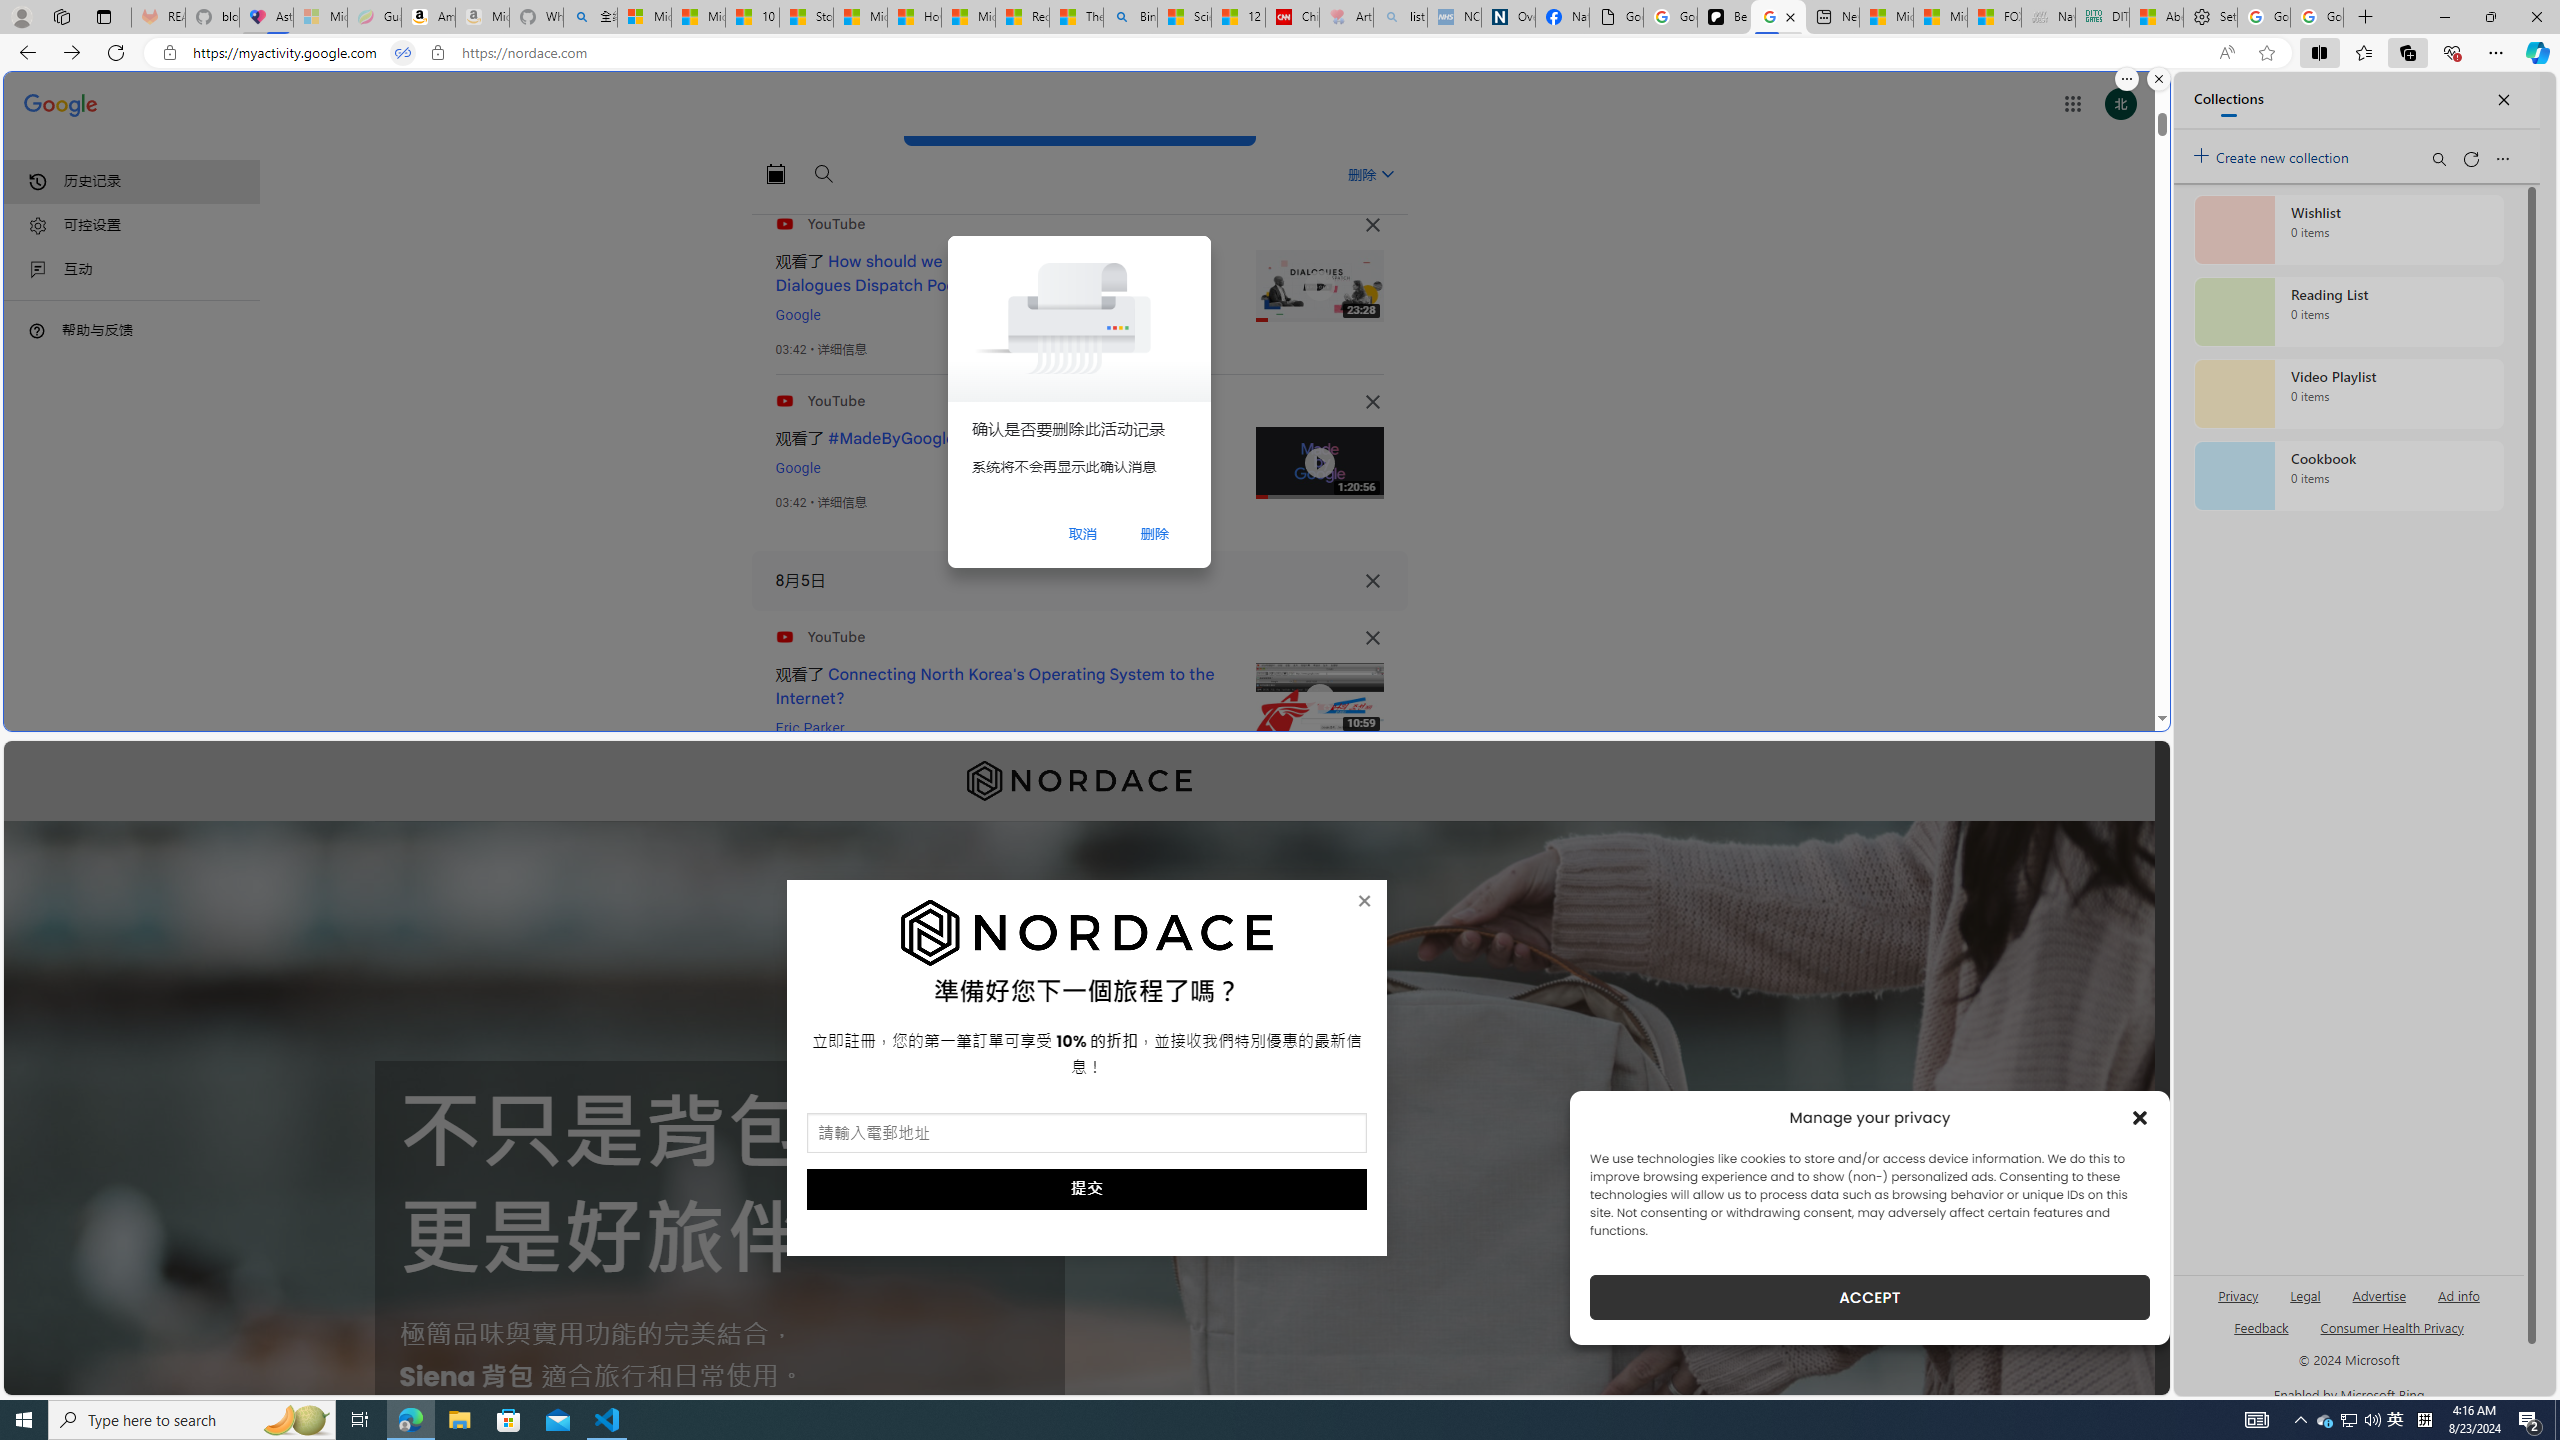 The height and width of the screenshot is (1440, 2560). Describe the element at coordinates (1615, 16) in the screenshot. I see `'Google Analytics Opt-out Browser Add-on Download Page'` at that location.